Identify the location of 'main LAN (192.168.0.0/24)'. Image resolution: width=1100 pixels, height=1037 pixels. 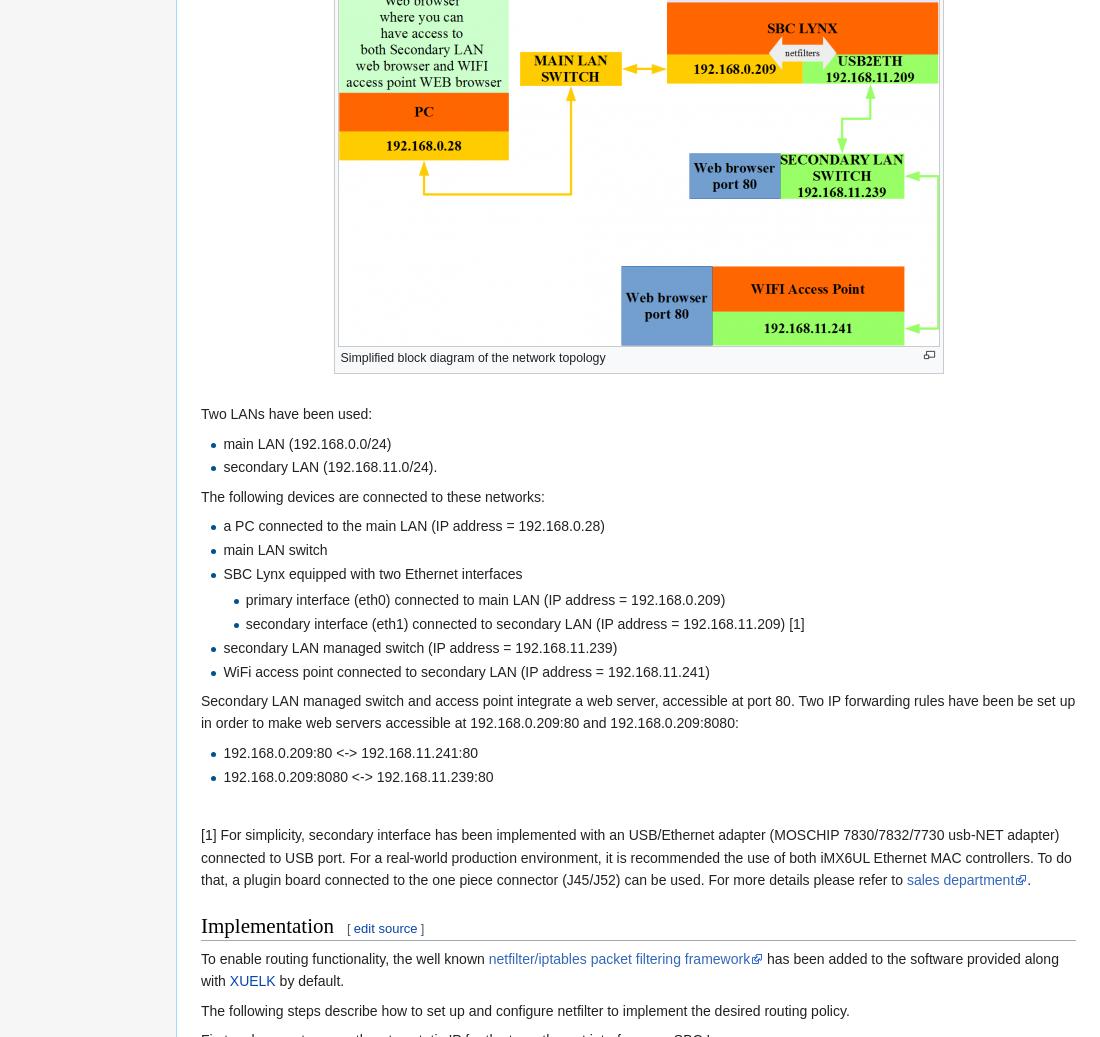
(306, 442).